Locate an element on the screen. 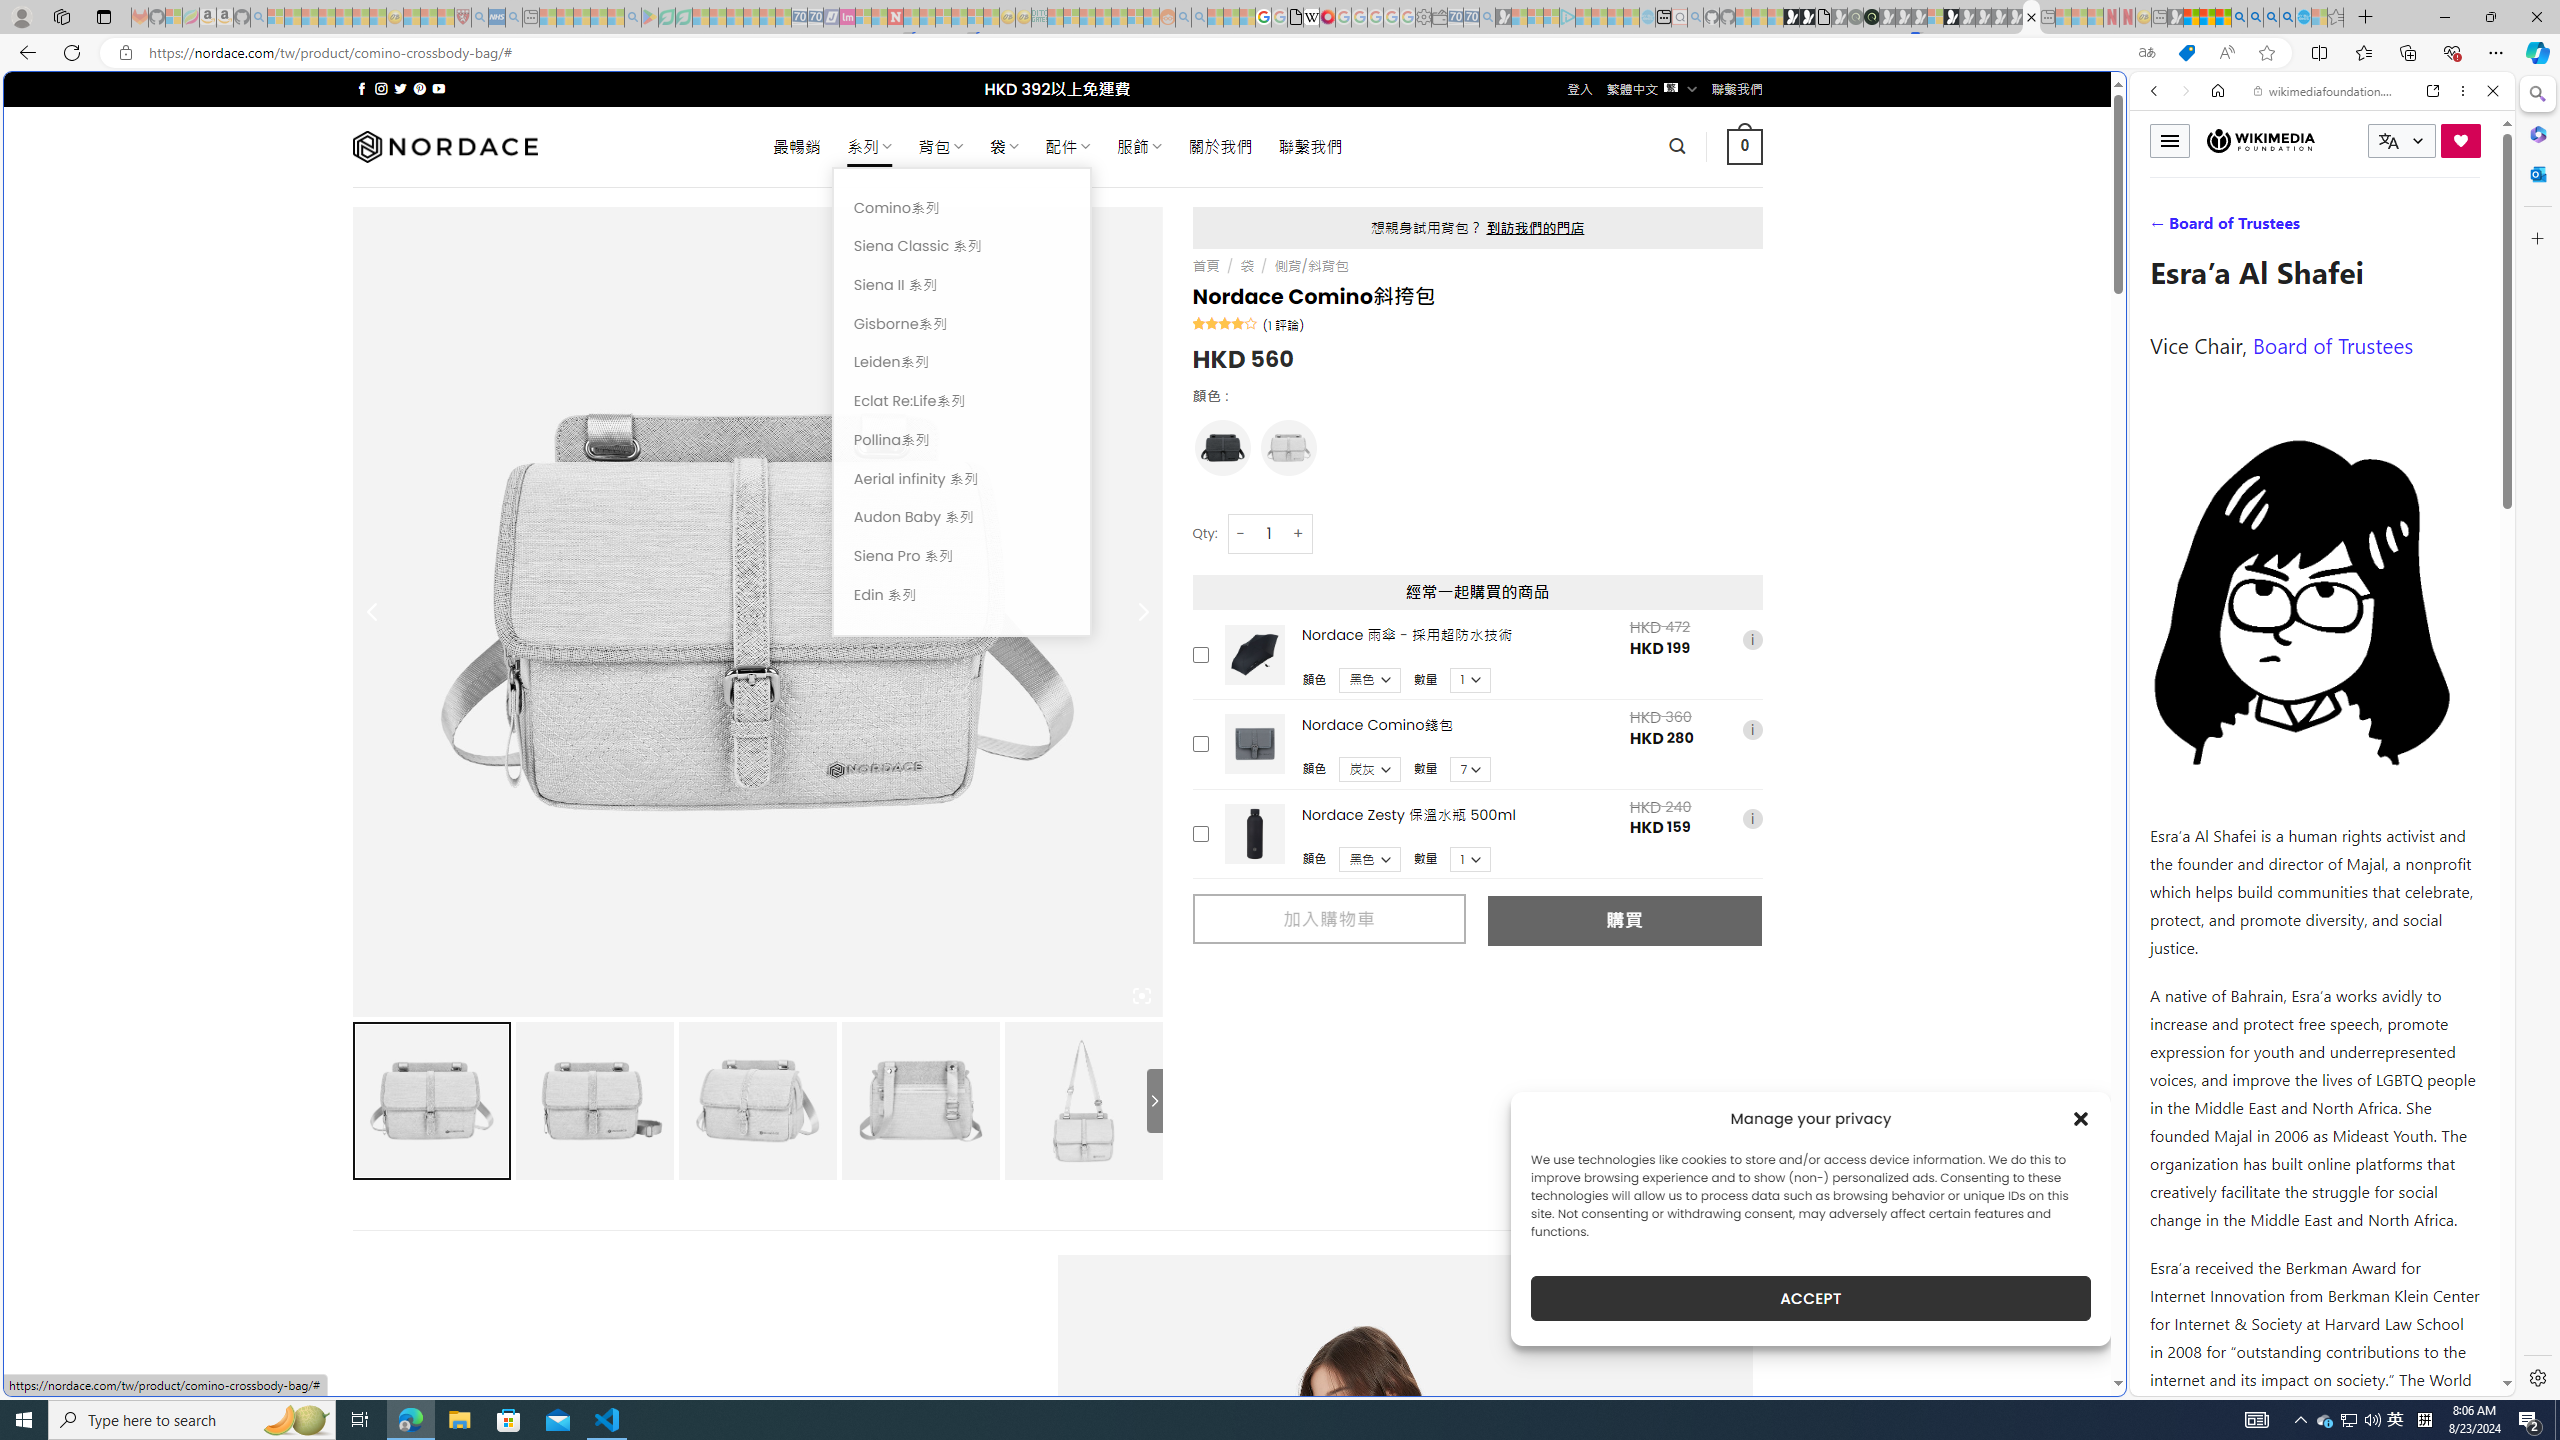  'Follow on Pinterest' is located at coordinates (417, 88).